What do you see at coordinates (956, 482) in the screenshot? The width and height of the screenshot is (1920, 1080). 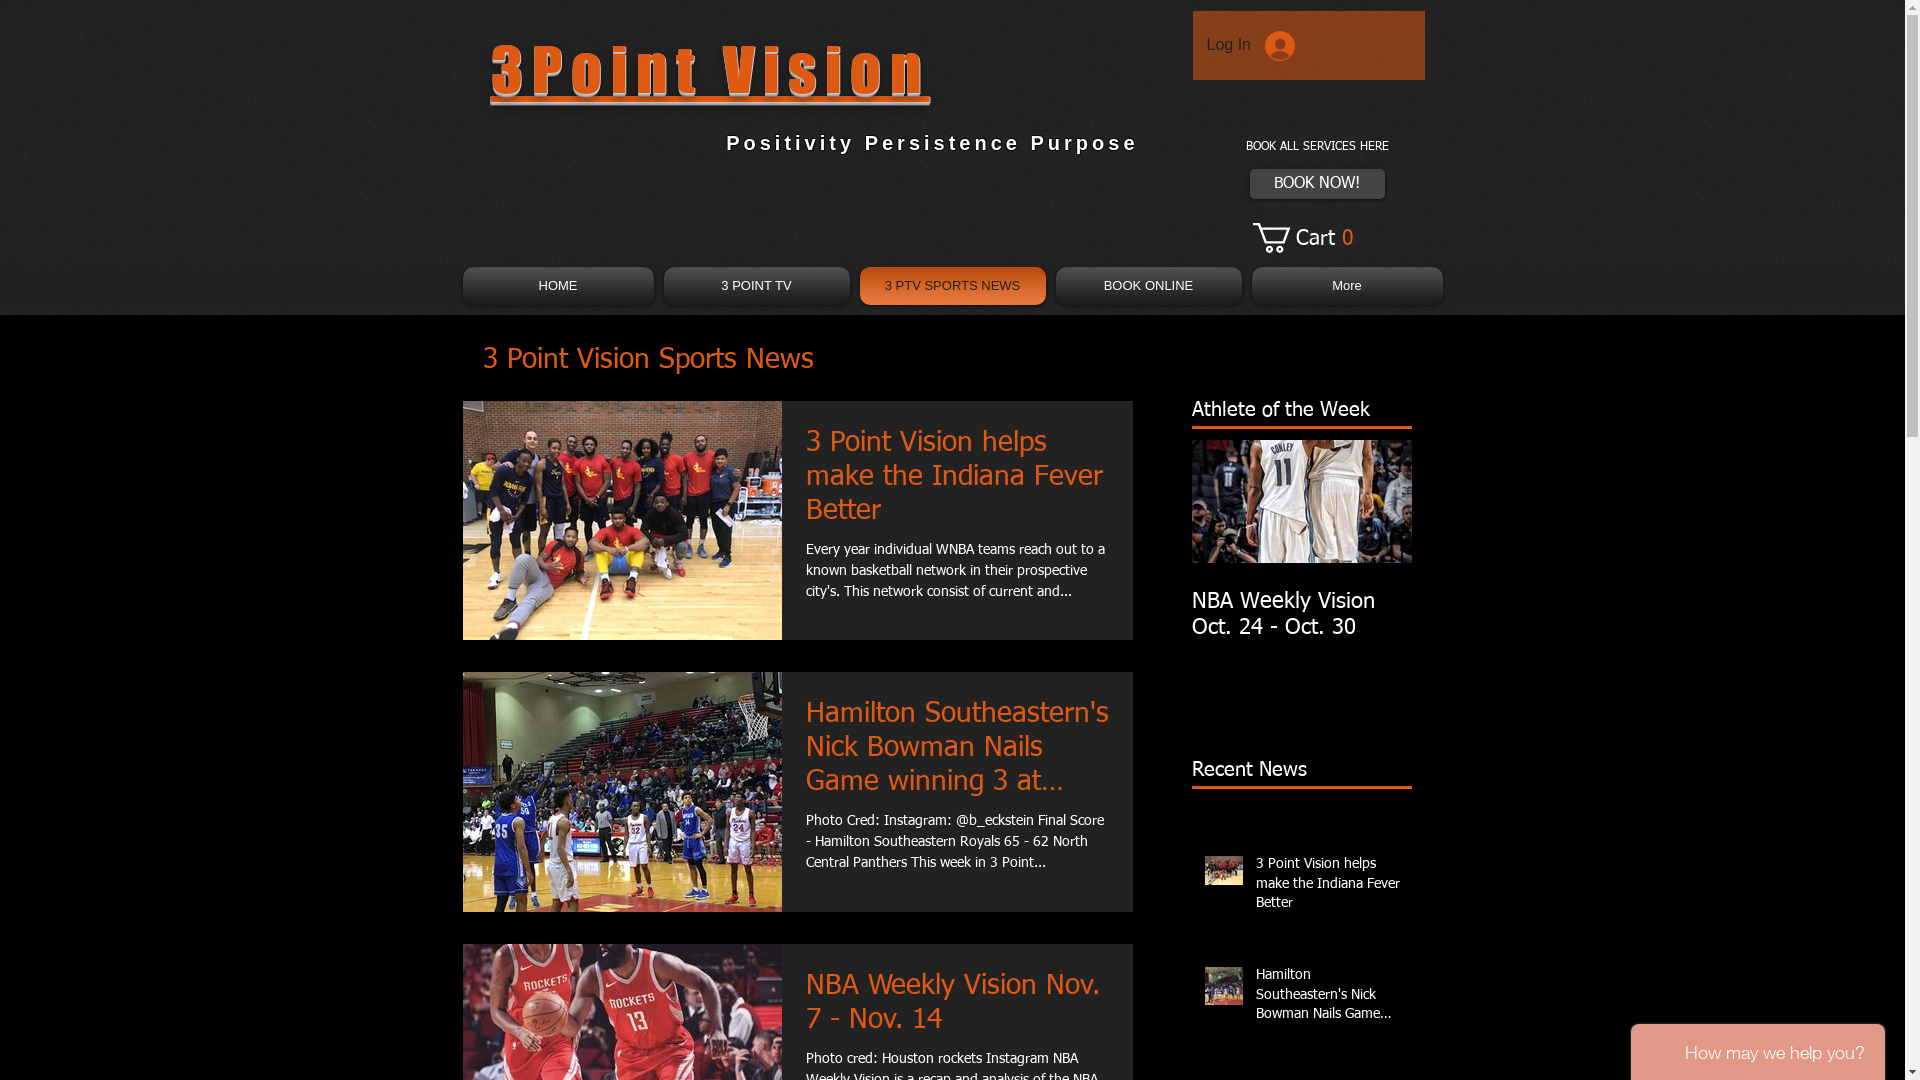 I see `'3 Point Vision helps make the Indiana Fever Better'` at bounding box center [956, 482].